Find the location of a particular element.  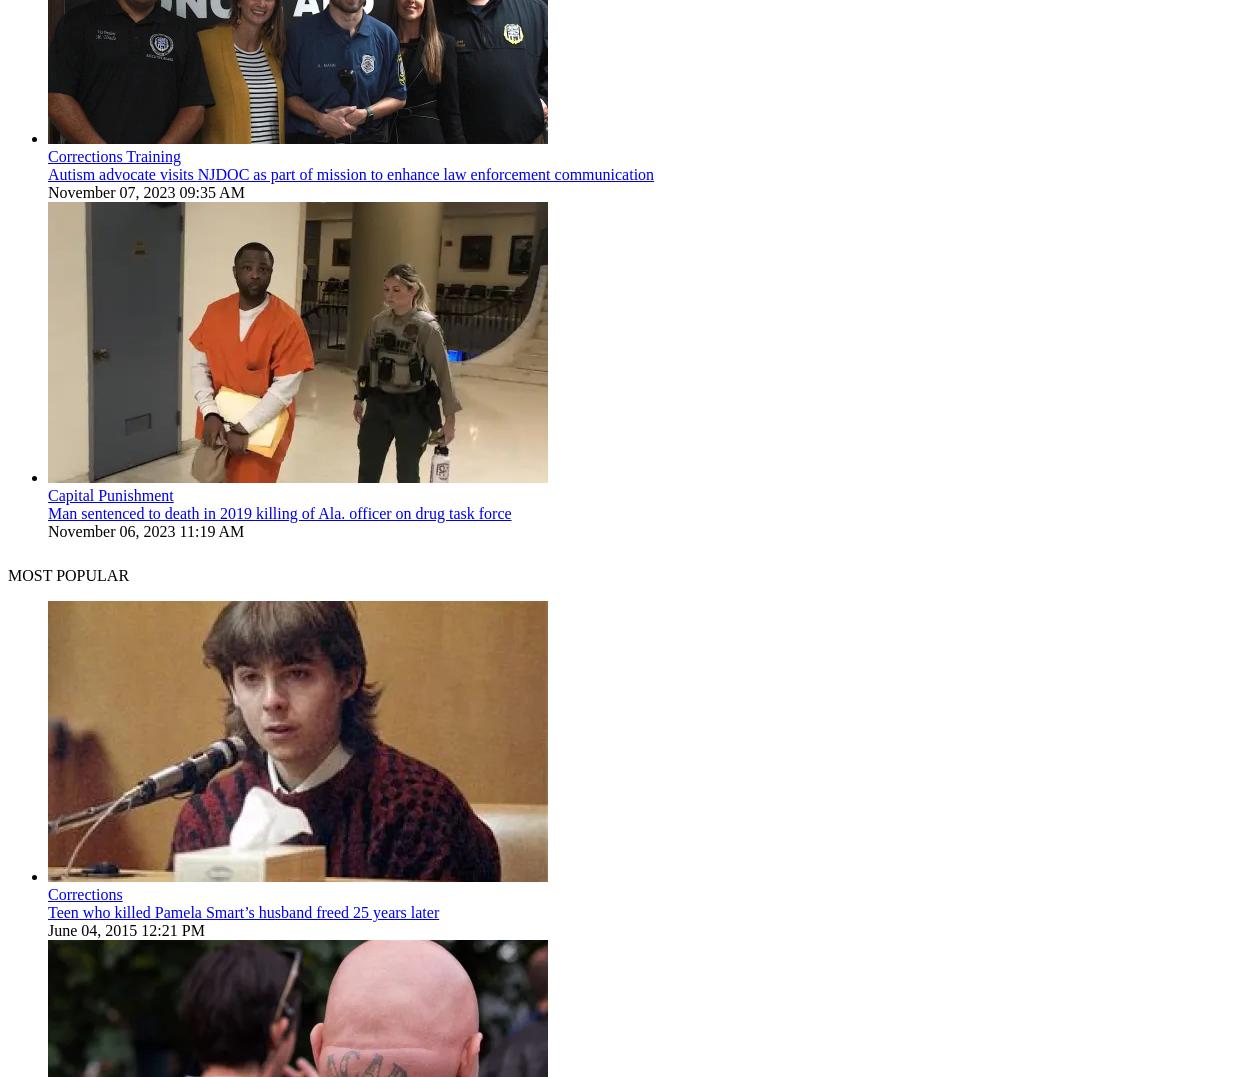

'Teen who killed Pamela Smart’s husband freed 25 years later' is located at coordinates (242, 911).